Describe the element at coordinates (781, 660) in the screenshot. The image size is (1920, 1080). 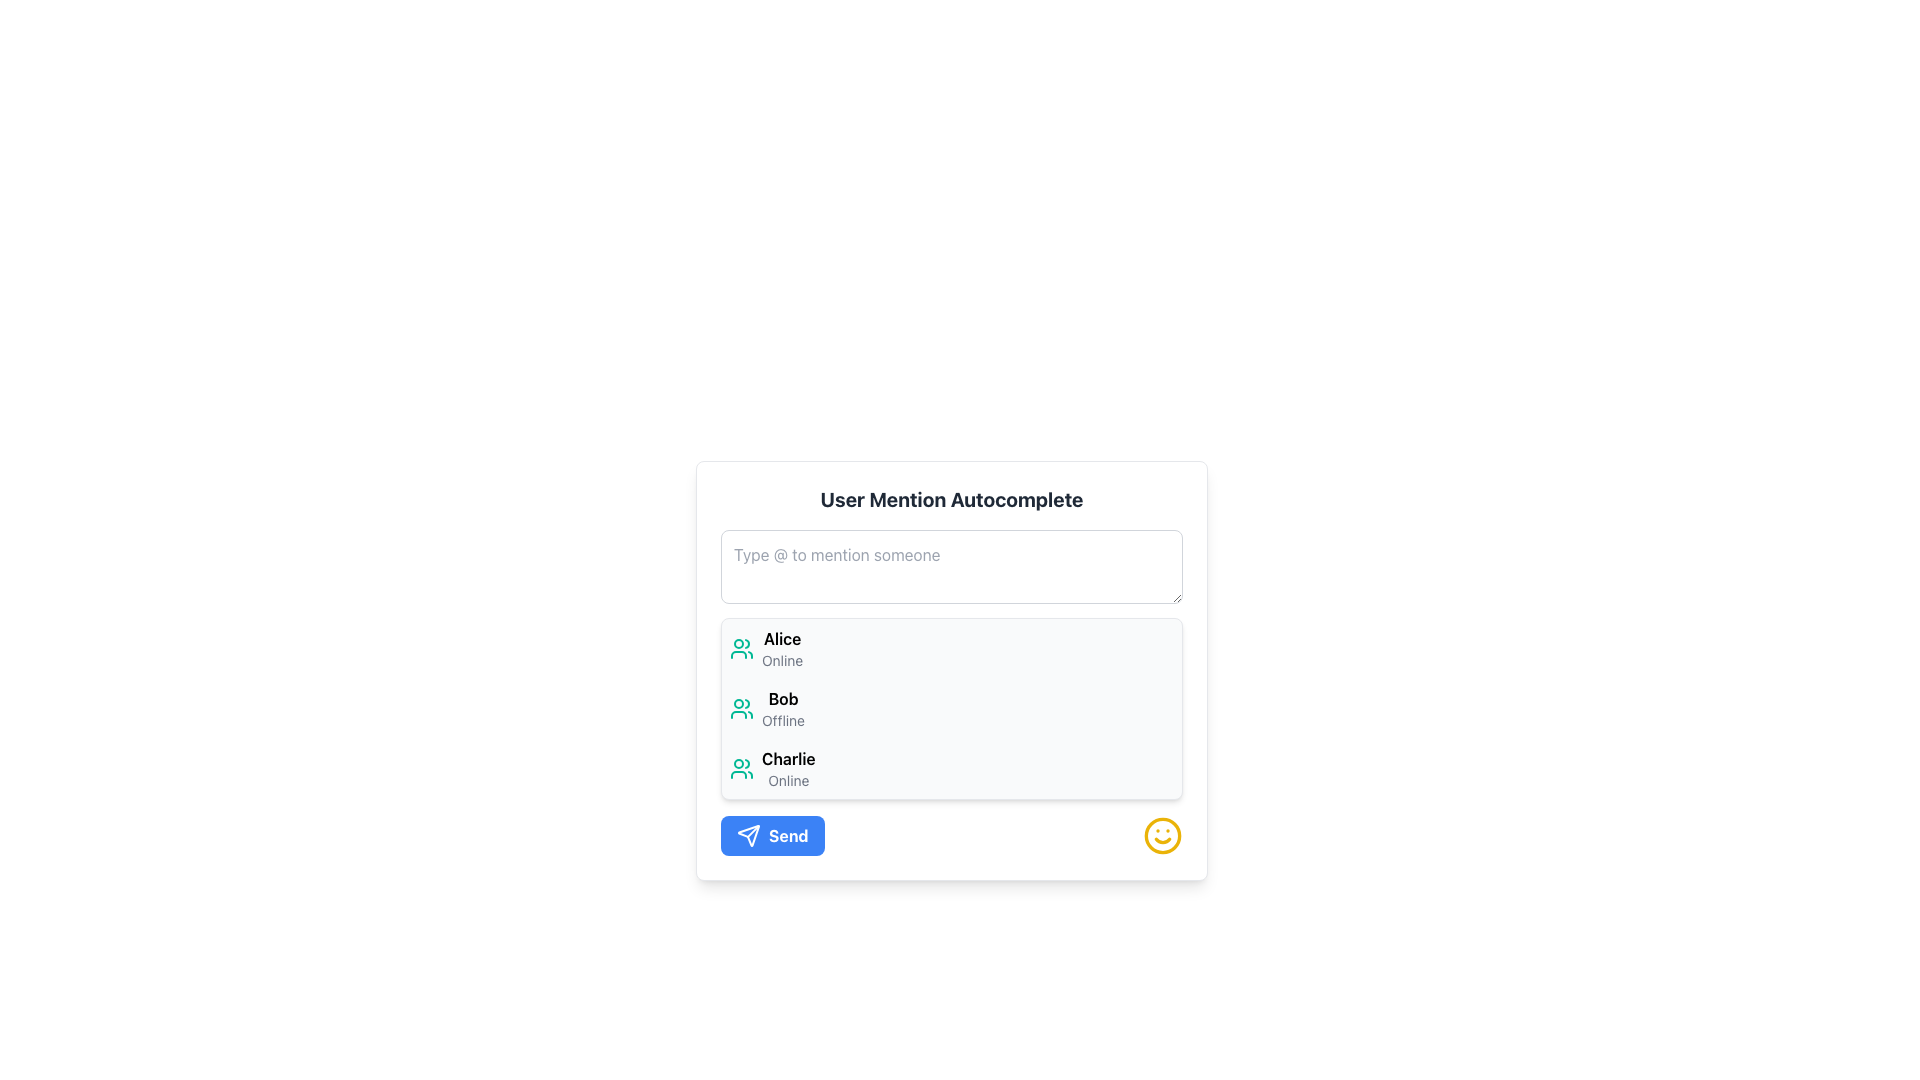
I see `the text label that reads 'Online', which is styled in light gray and positioned below the name 'Alice' in the user mention autocomplete interface` at that location.